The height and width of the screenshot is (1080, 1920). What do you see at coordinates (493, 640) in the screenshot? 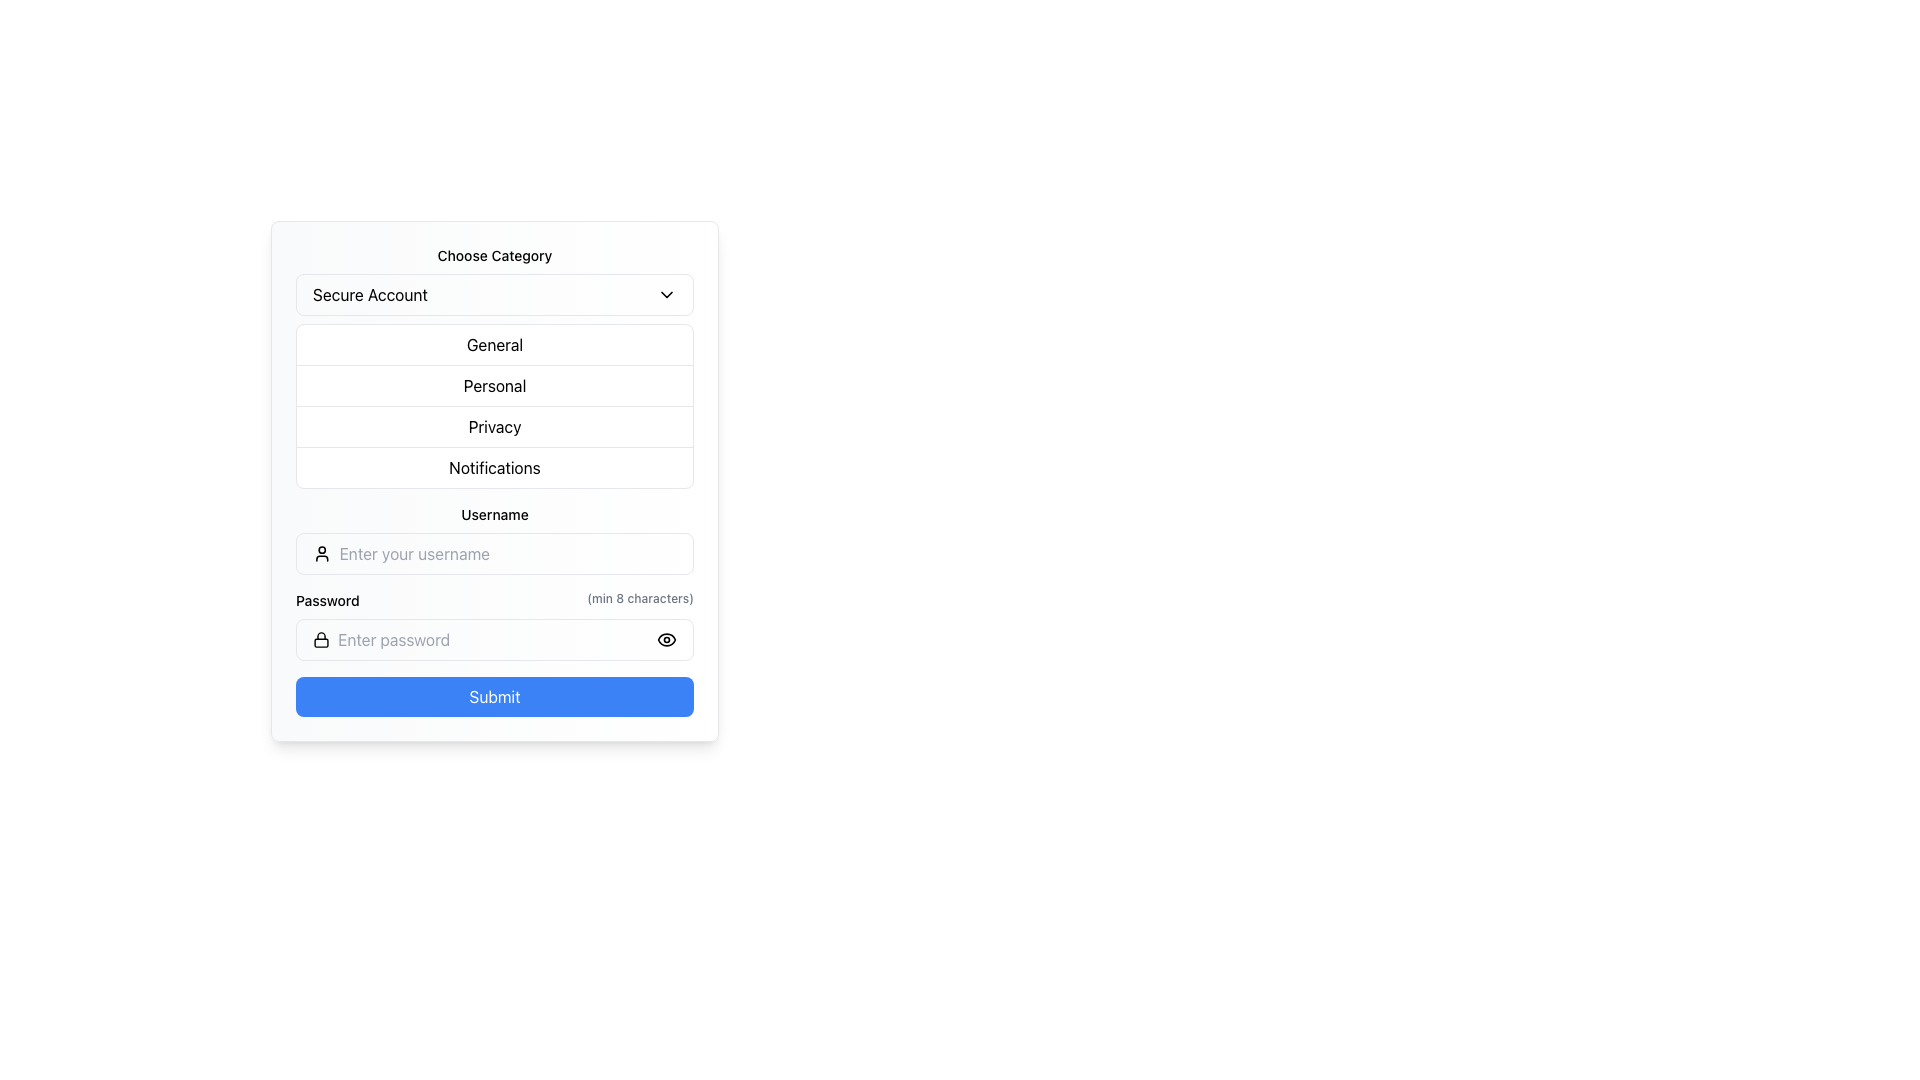
I see `the password input field by pressing the tab key` at bounding box center [493, 640].